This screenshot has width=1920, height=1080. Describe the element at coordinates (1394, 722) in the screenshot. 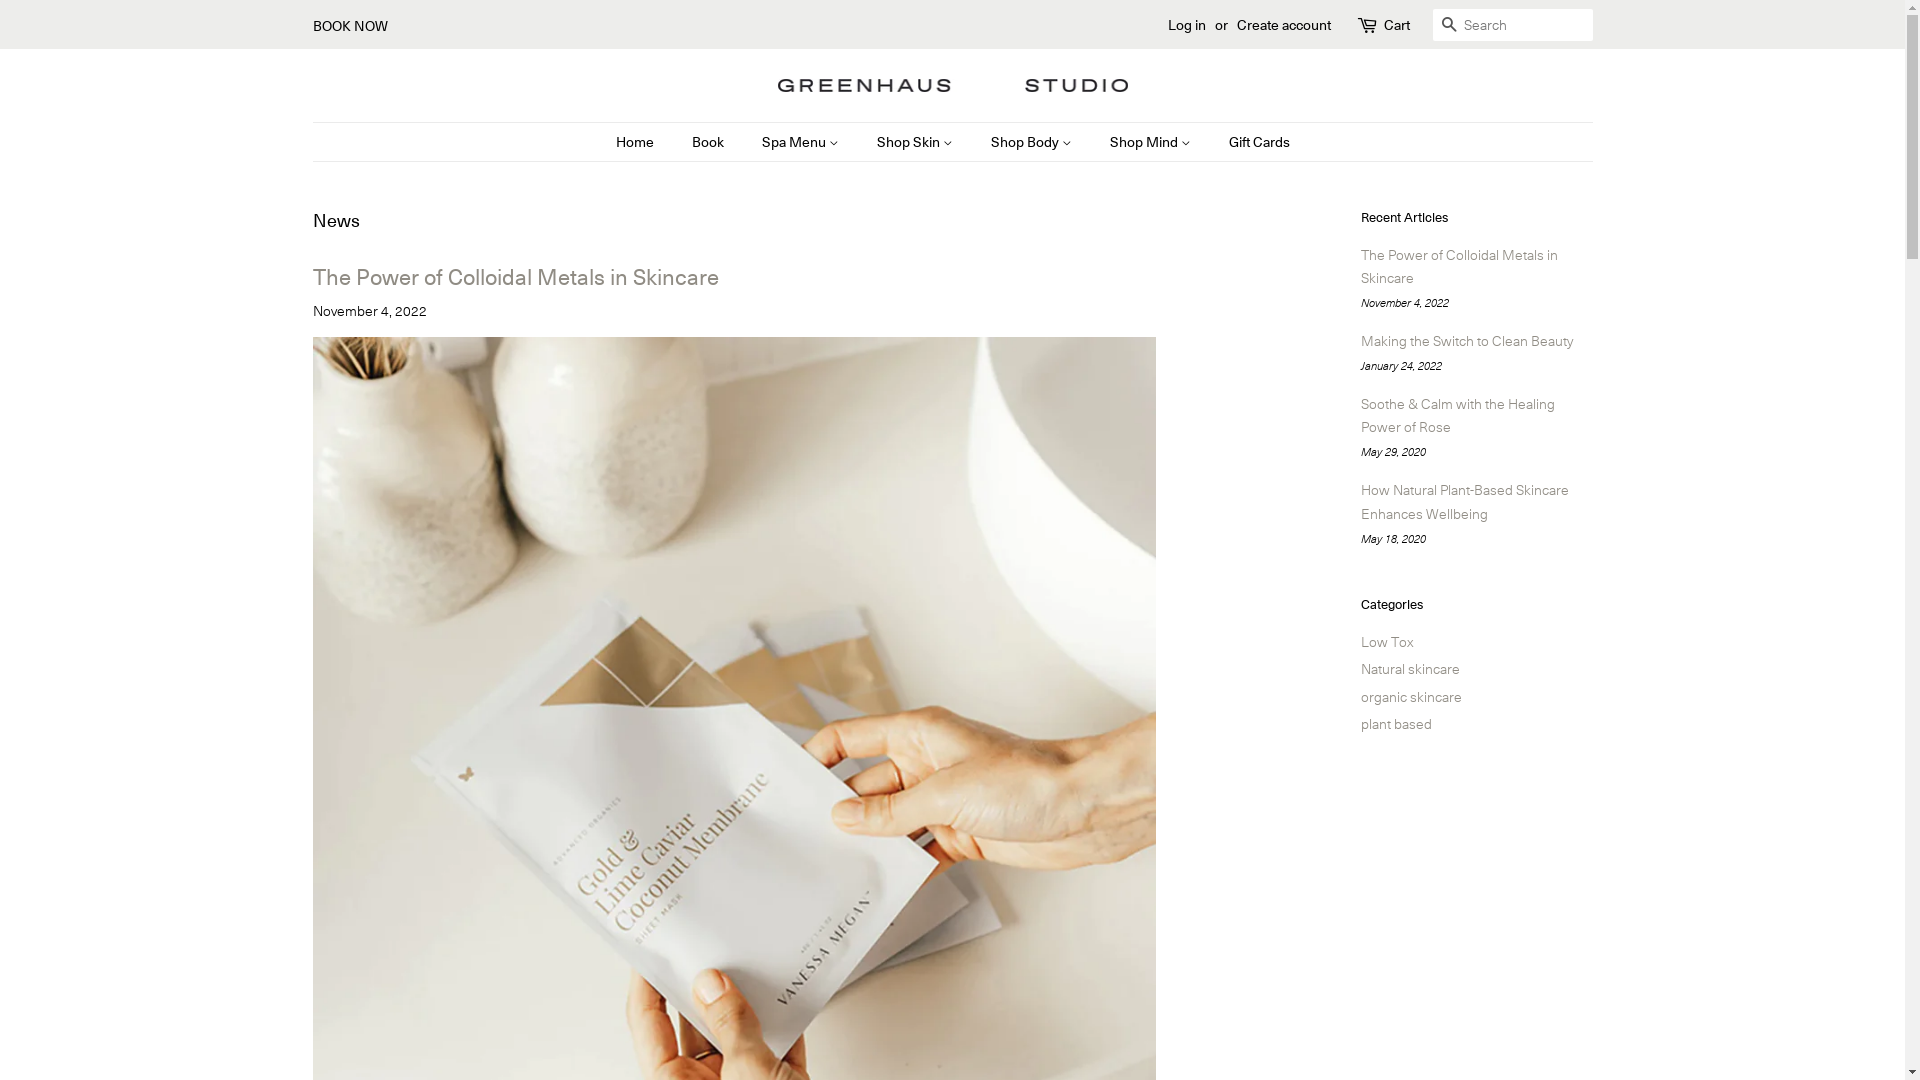

I see `'plant based'` at that location.